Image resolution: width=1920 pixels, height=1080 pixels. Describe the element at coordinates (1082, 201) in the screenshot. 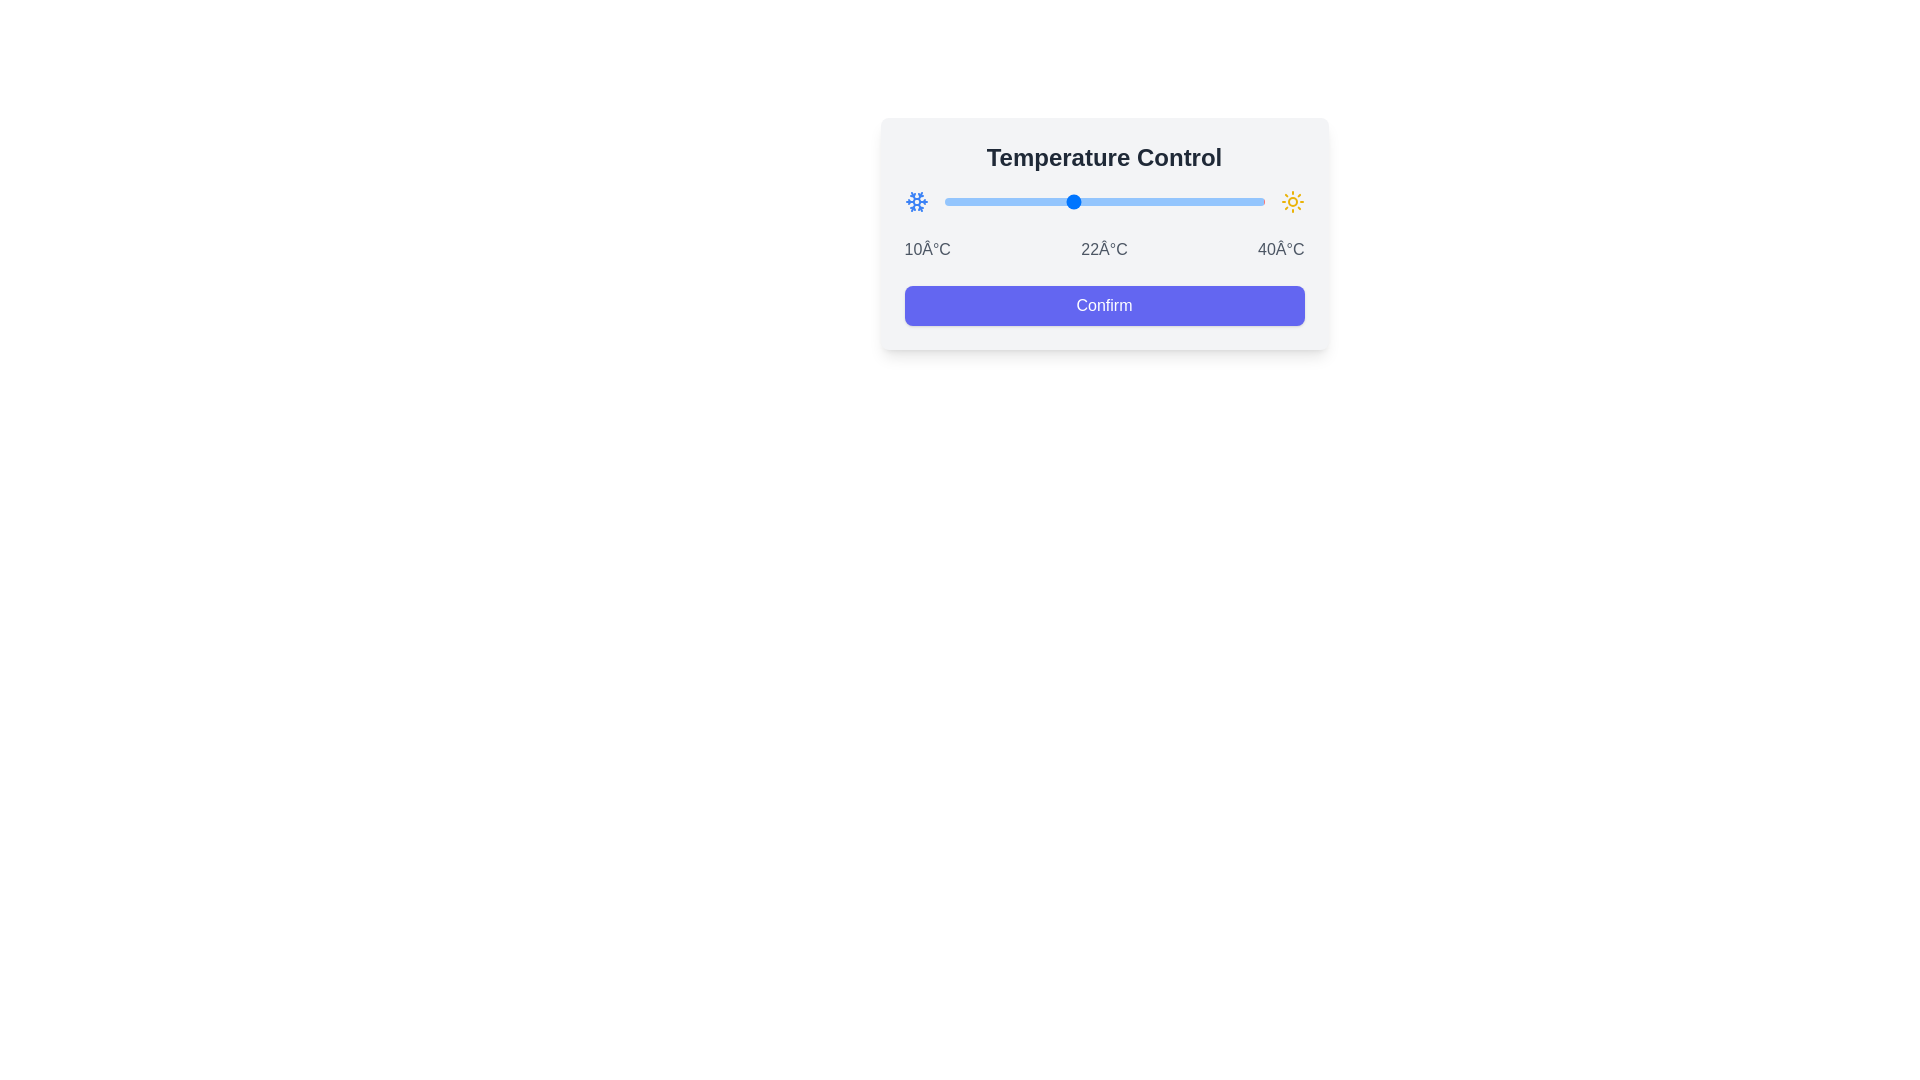

I see `the temperature slider to set the temperature to 23°C` at that location.